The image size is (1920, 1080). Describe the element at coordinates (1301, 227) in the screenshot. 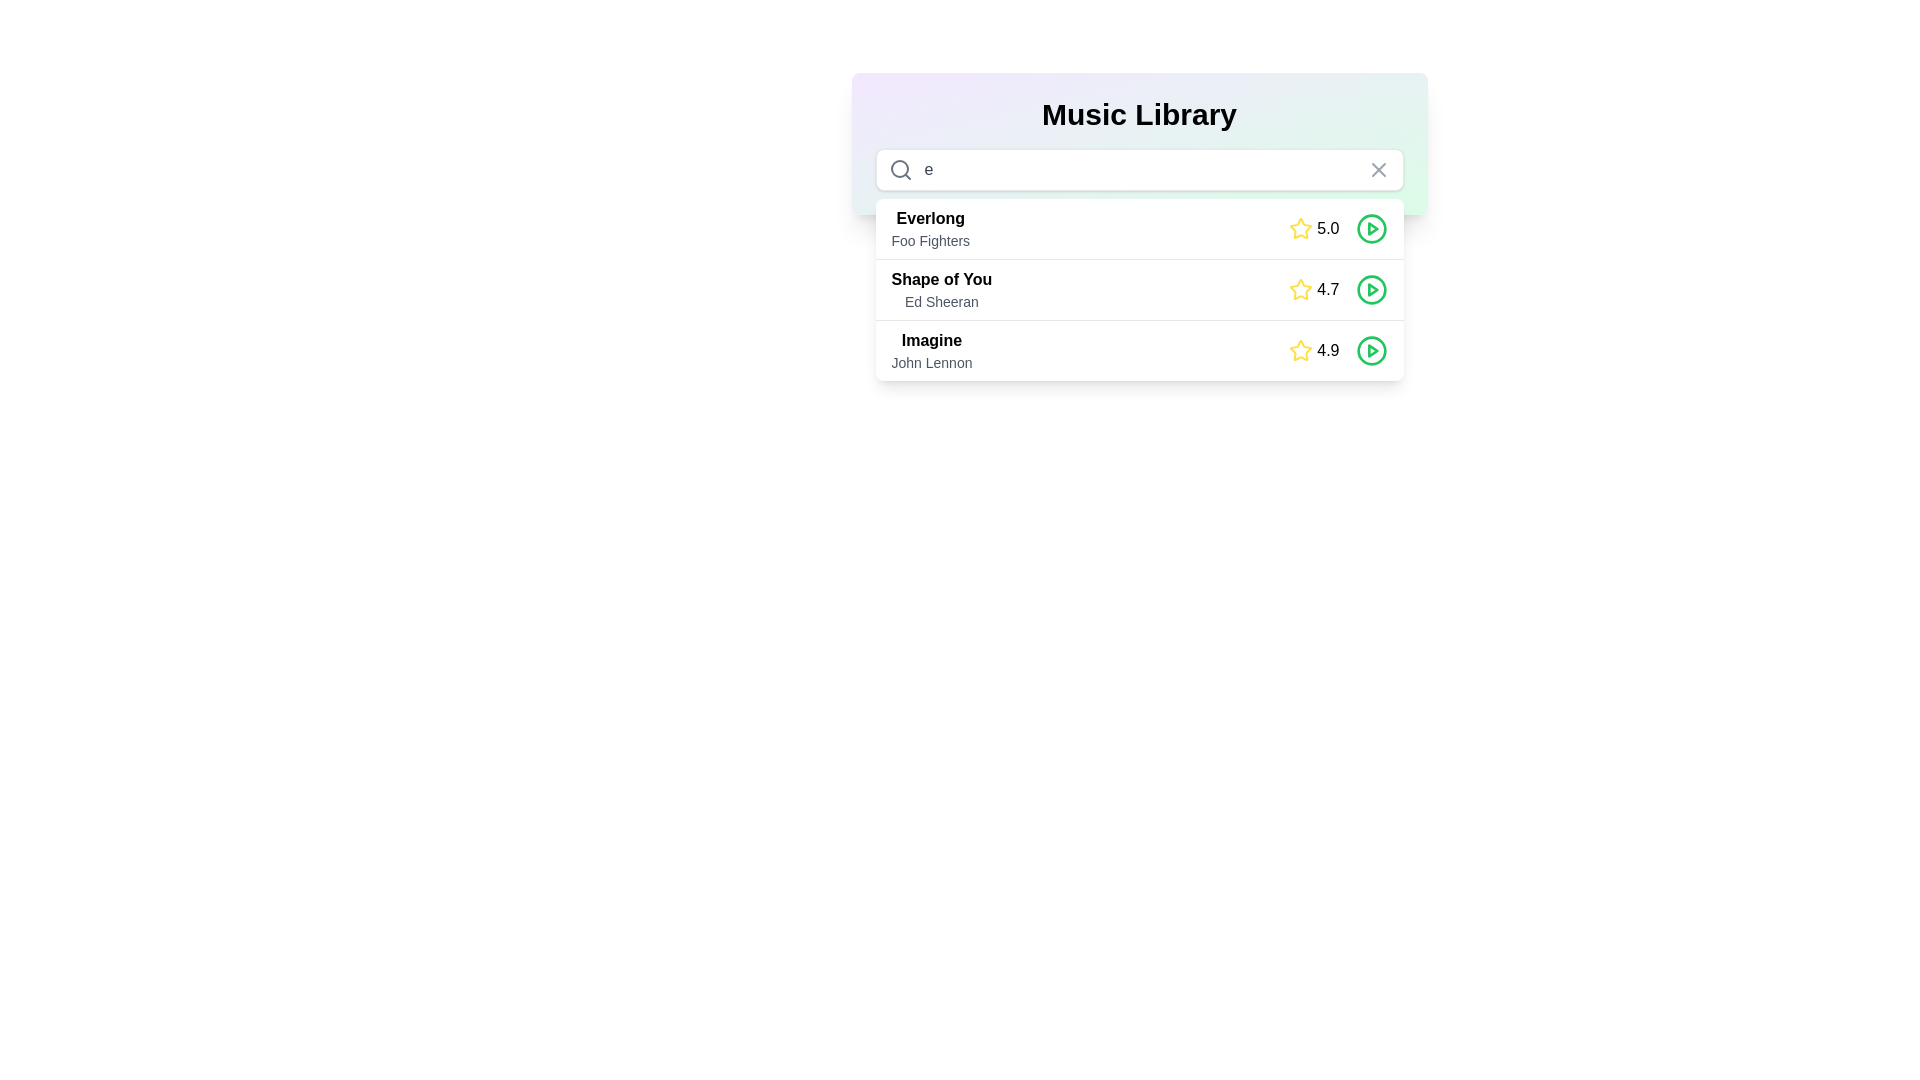

I see `the star-shaped icon with a yellow outline, which indicates a rating and is located next to the numerical rating '5.0' for the 'Everlong' song entry` at that location.